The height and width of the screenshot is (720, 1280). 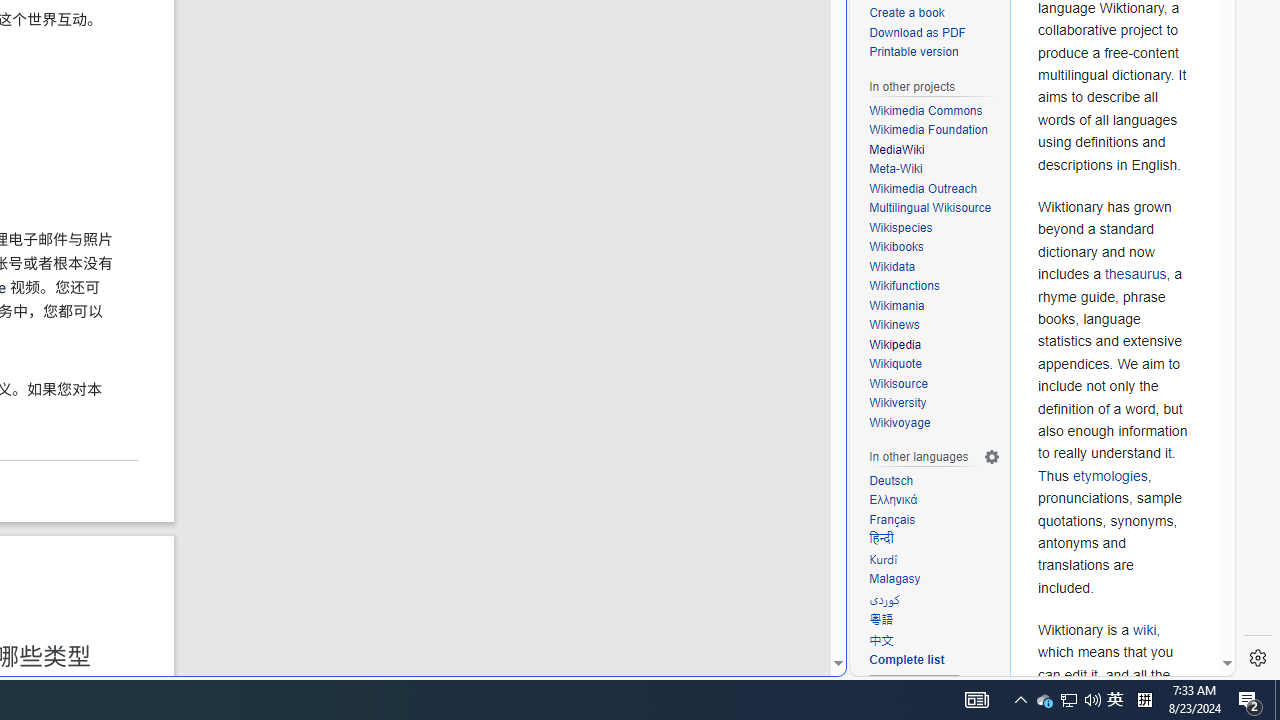 I want to click on 'etymologies', so click(x=1109, y=475).